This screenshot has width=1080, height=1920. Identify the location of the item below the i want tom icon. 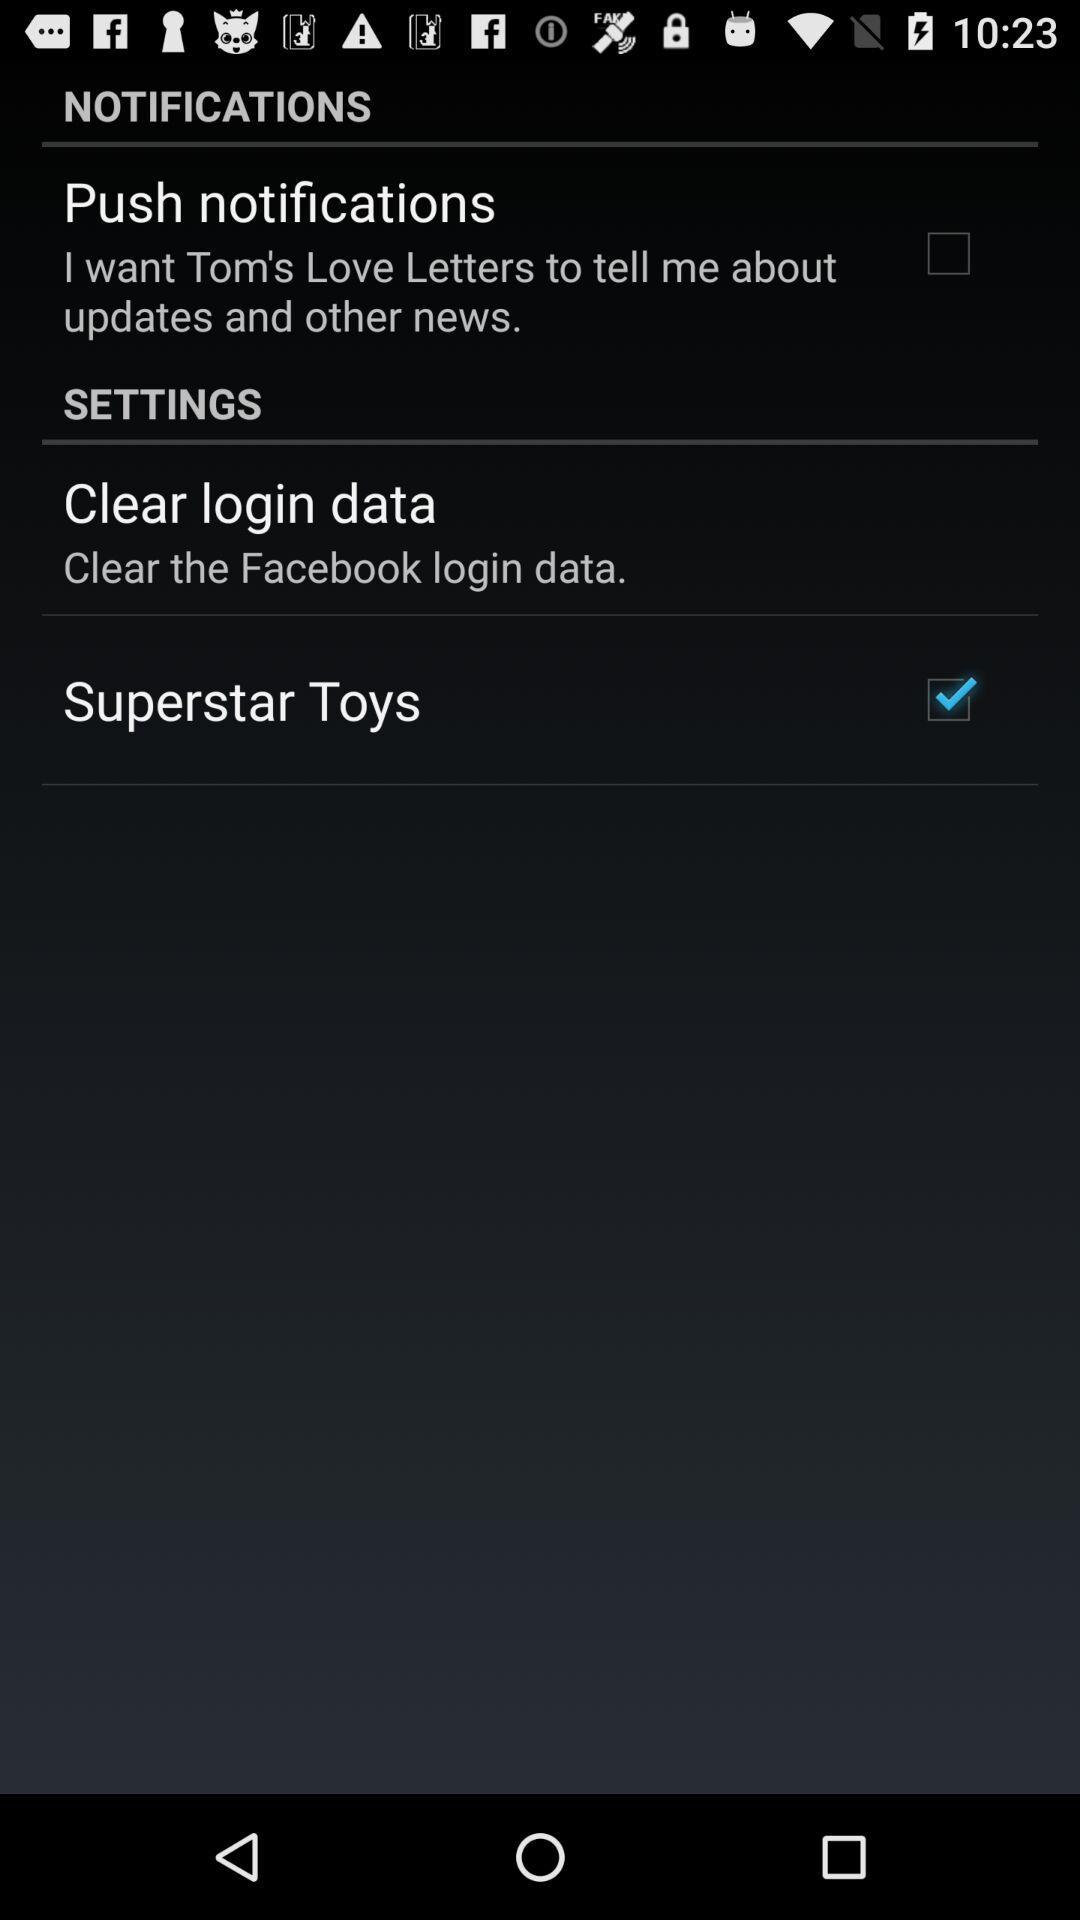
(540, 401).